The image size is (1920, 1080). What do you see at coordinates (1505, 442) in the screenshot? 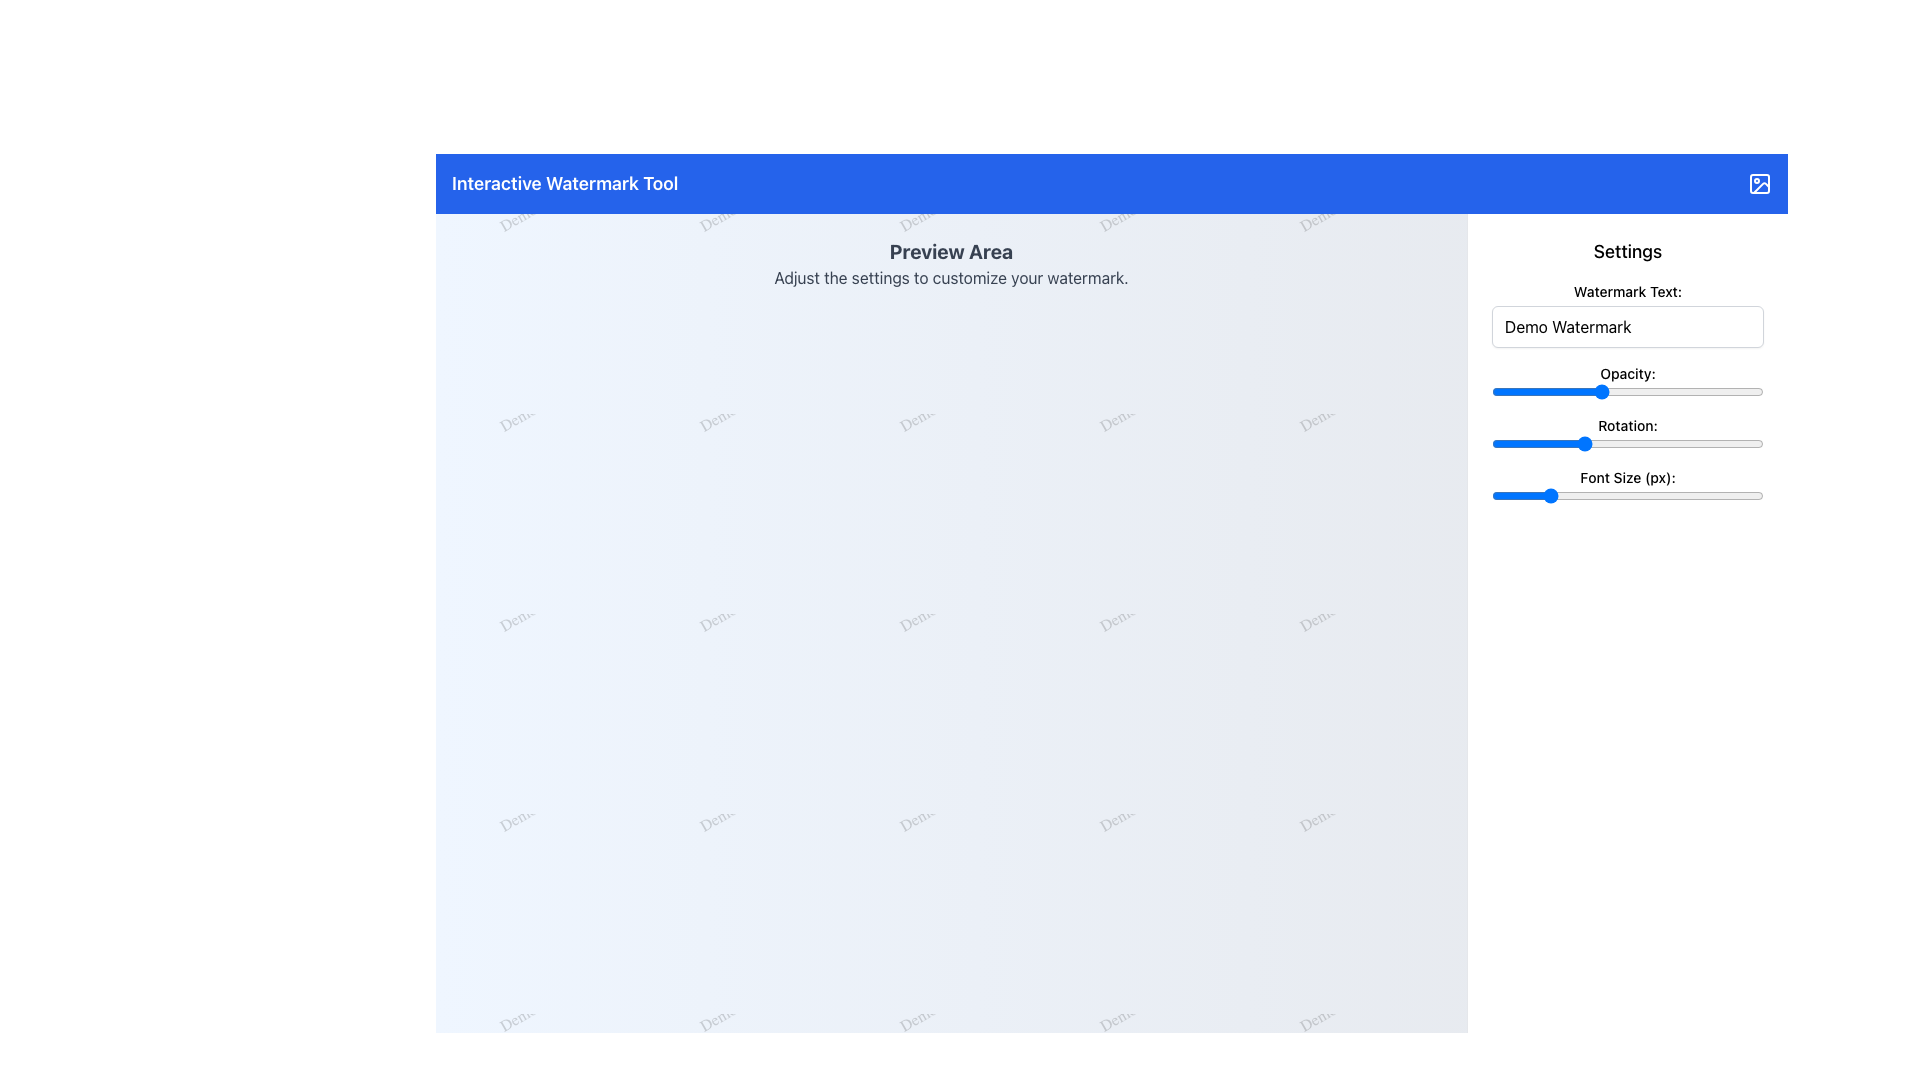
I see `rotation` at bounding box center [1505, 442].